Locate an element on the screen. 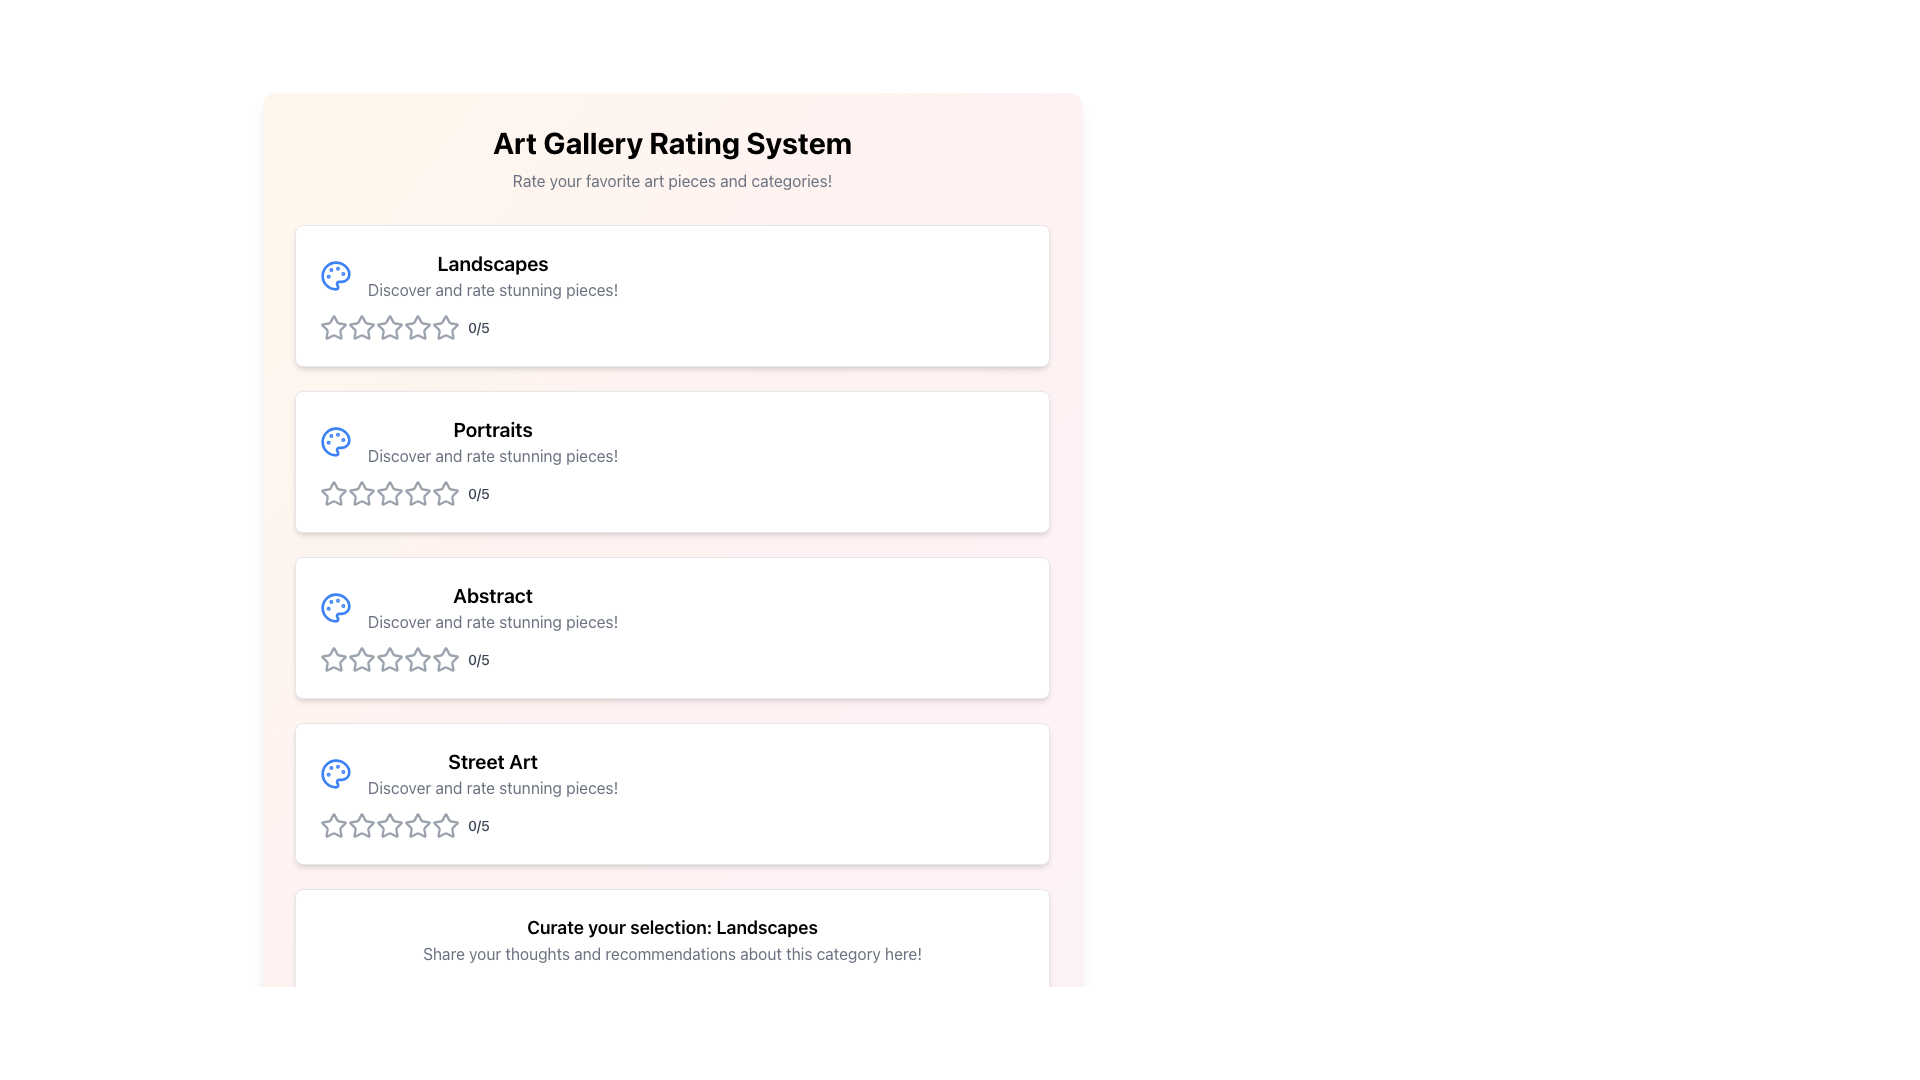 The image size is (1920, 1080). the descriptive text element providing context for the 'Landscapes' category, located directly beneath the title within the first list item component is located at coordinates (493, 289).